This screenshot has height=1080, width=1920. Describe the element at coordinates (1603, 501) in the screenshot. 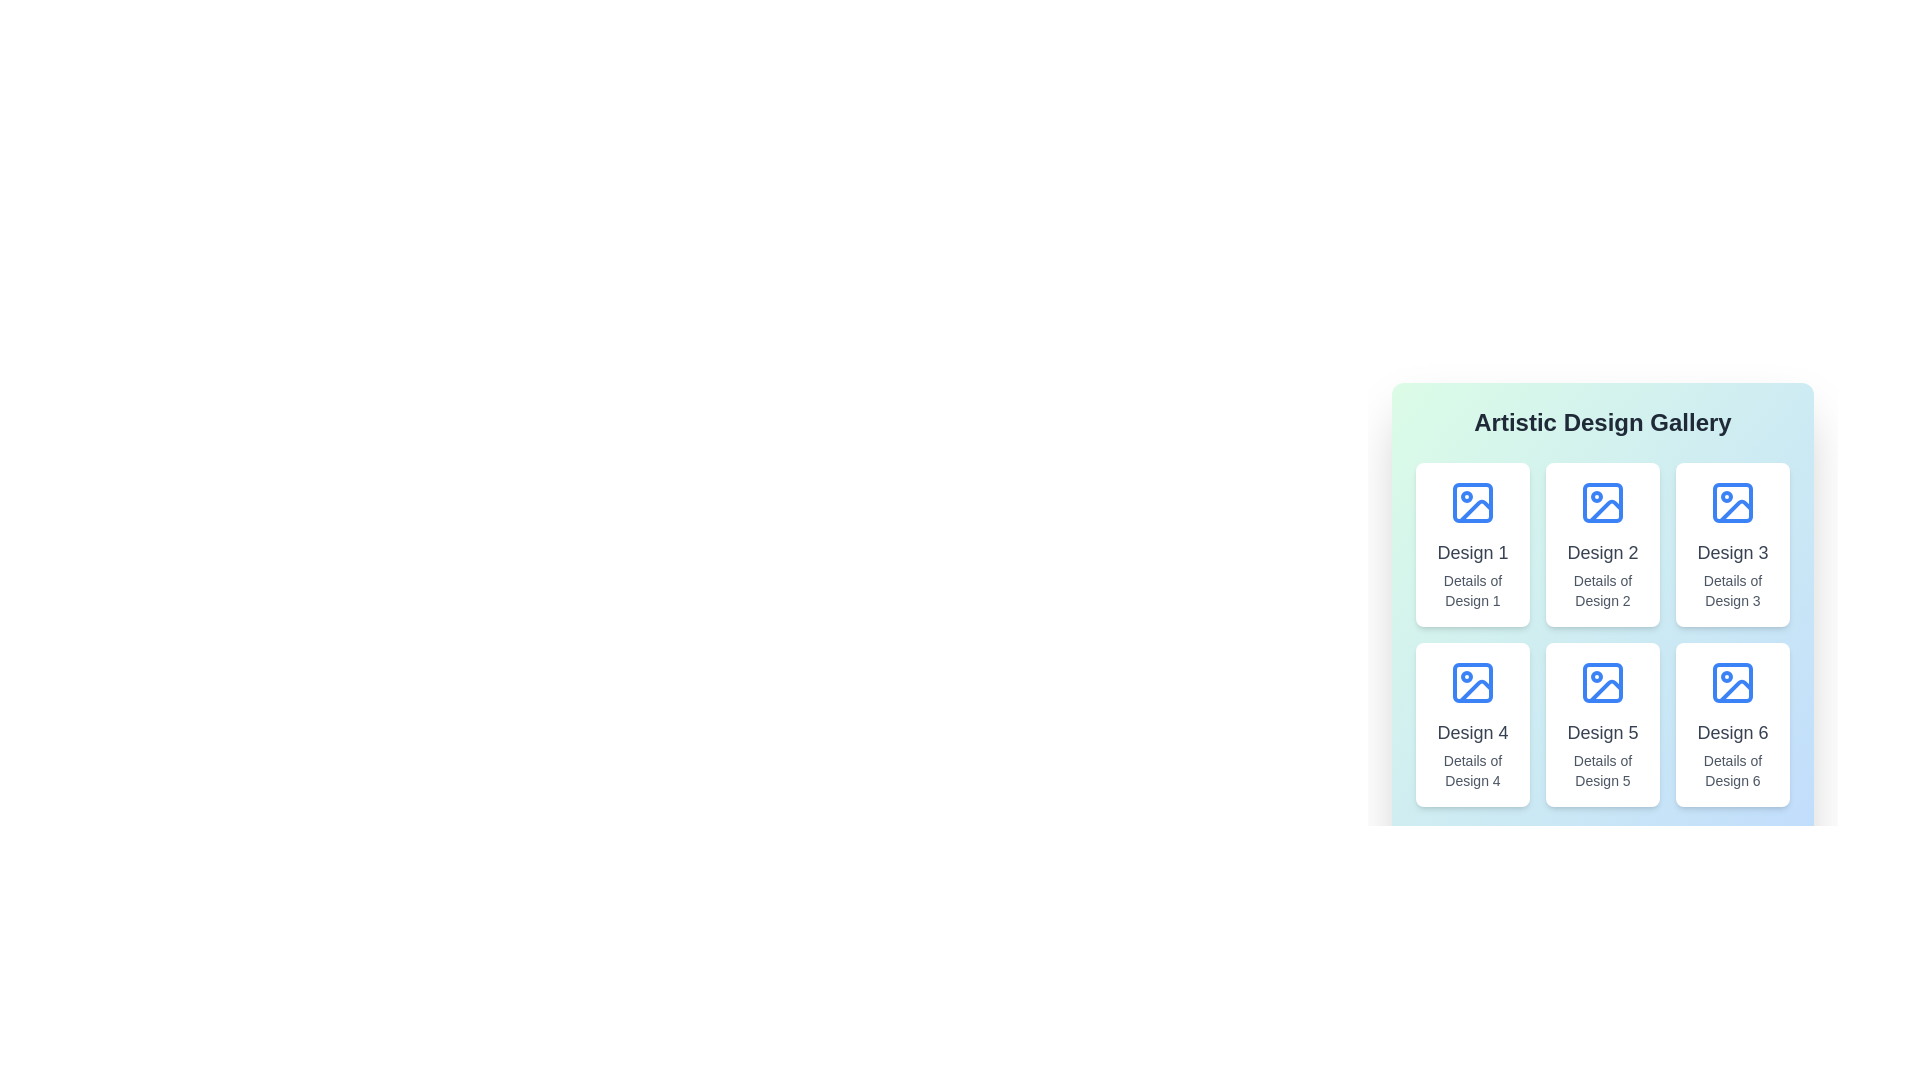

I see `the blue rounded rectangle icon background that is part of the second icon in the top row of the 'Artistic Design Gallery' grid layout, specifically within the 'Design 2' section` at that location.